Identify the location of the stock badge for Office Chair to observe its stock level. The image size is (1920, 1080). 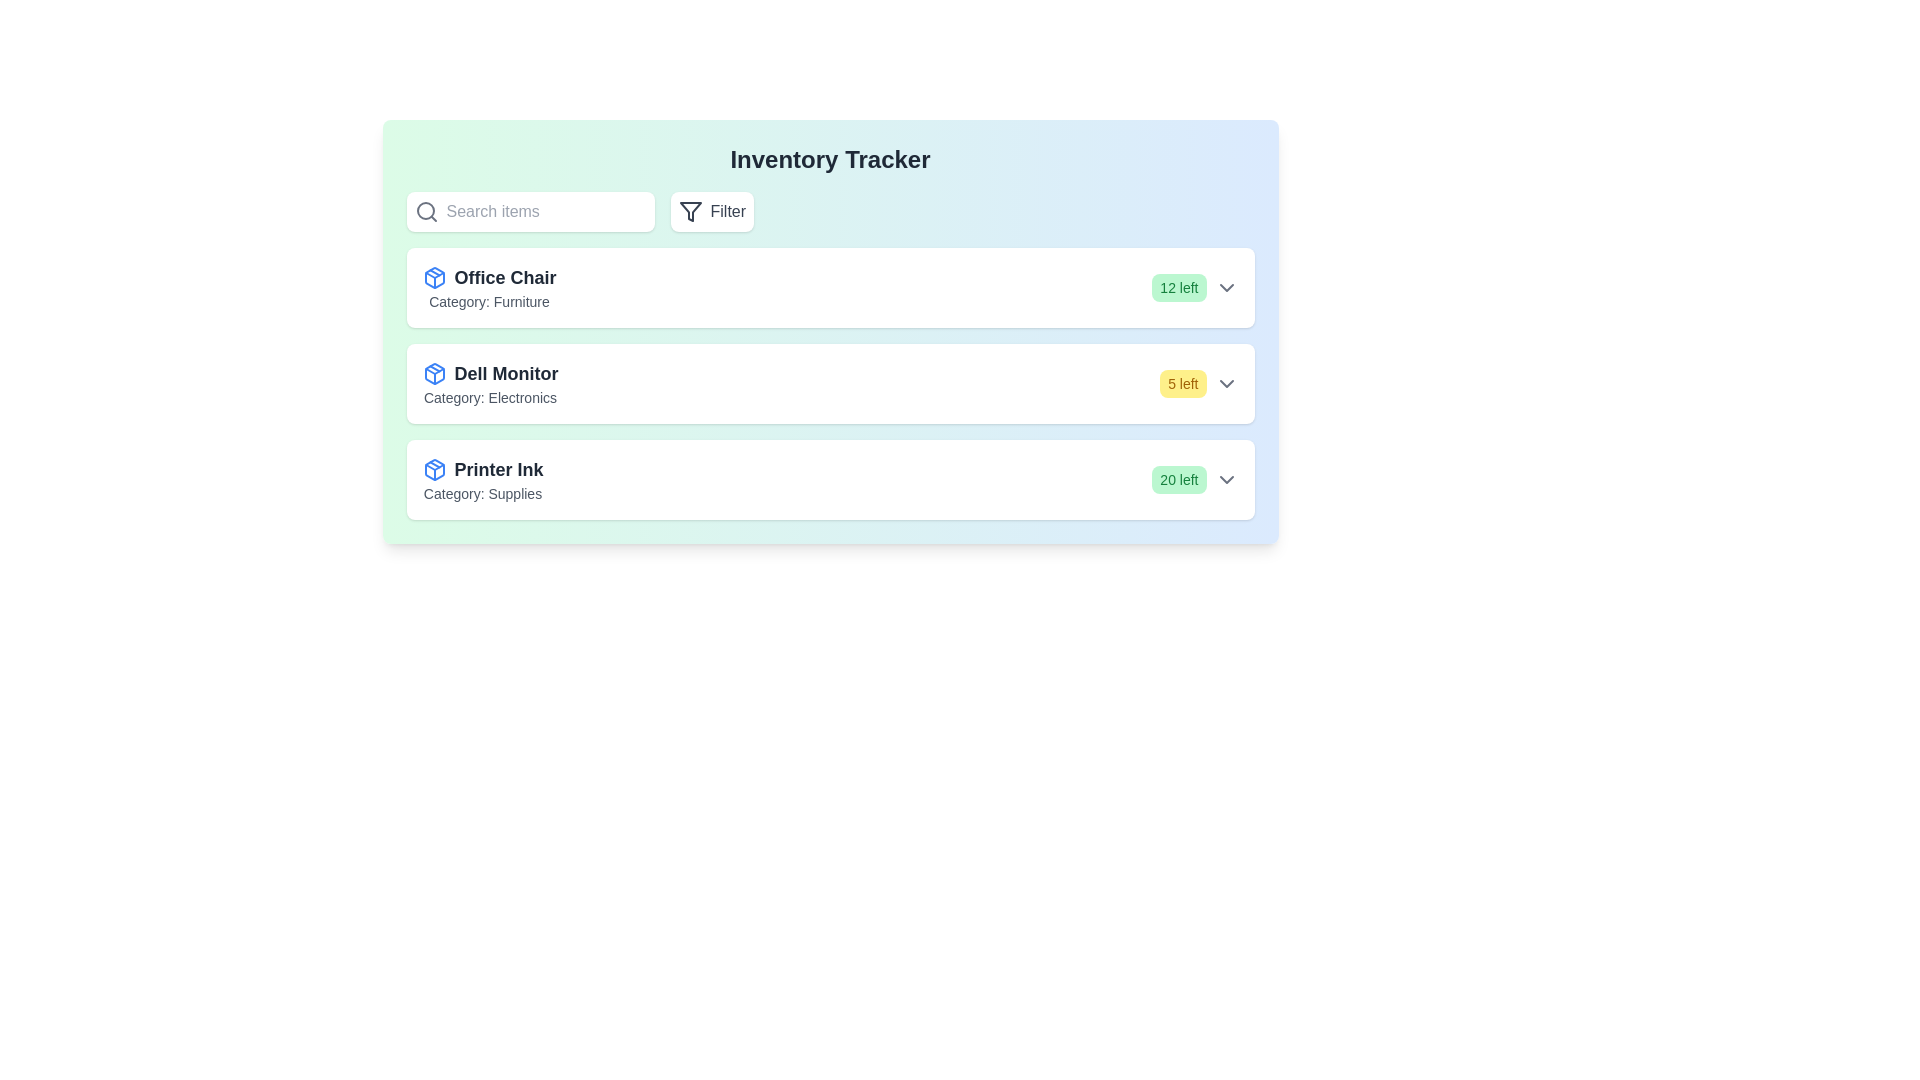
(1179, 288).